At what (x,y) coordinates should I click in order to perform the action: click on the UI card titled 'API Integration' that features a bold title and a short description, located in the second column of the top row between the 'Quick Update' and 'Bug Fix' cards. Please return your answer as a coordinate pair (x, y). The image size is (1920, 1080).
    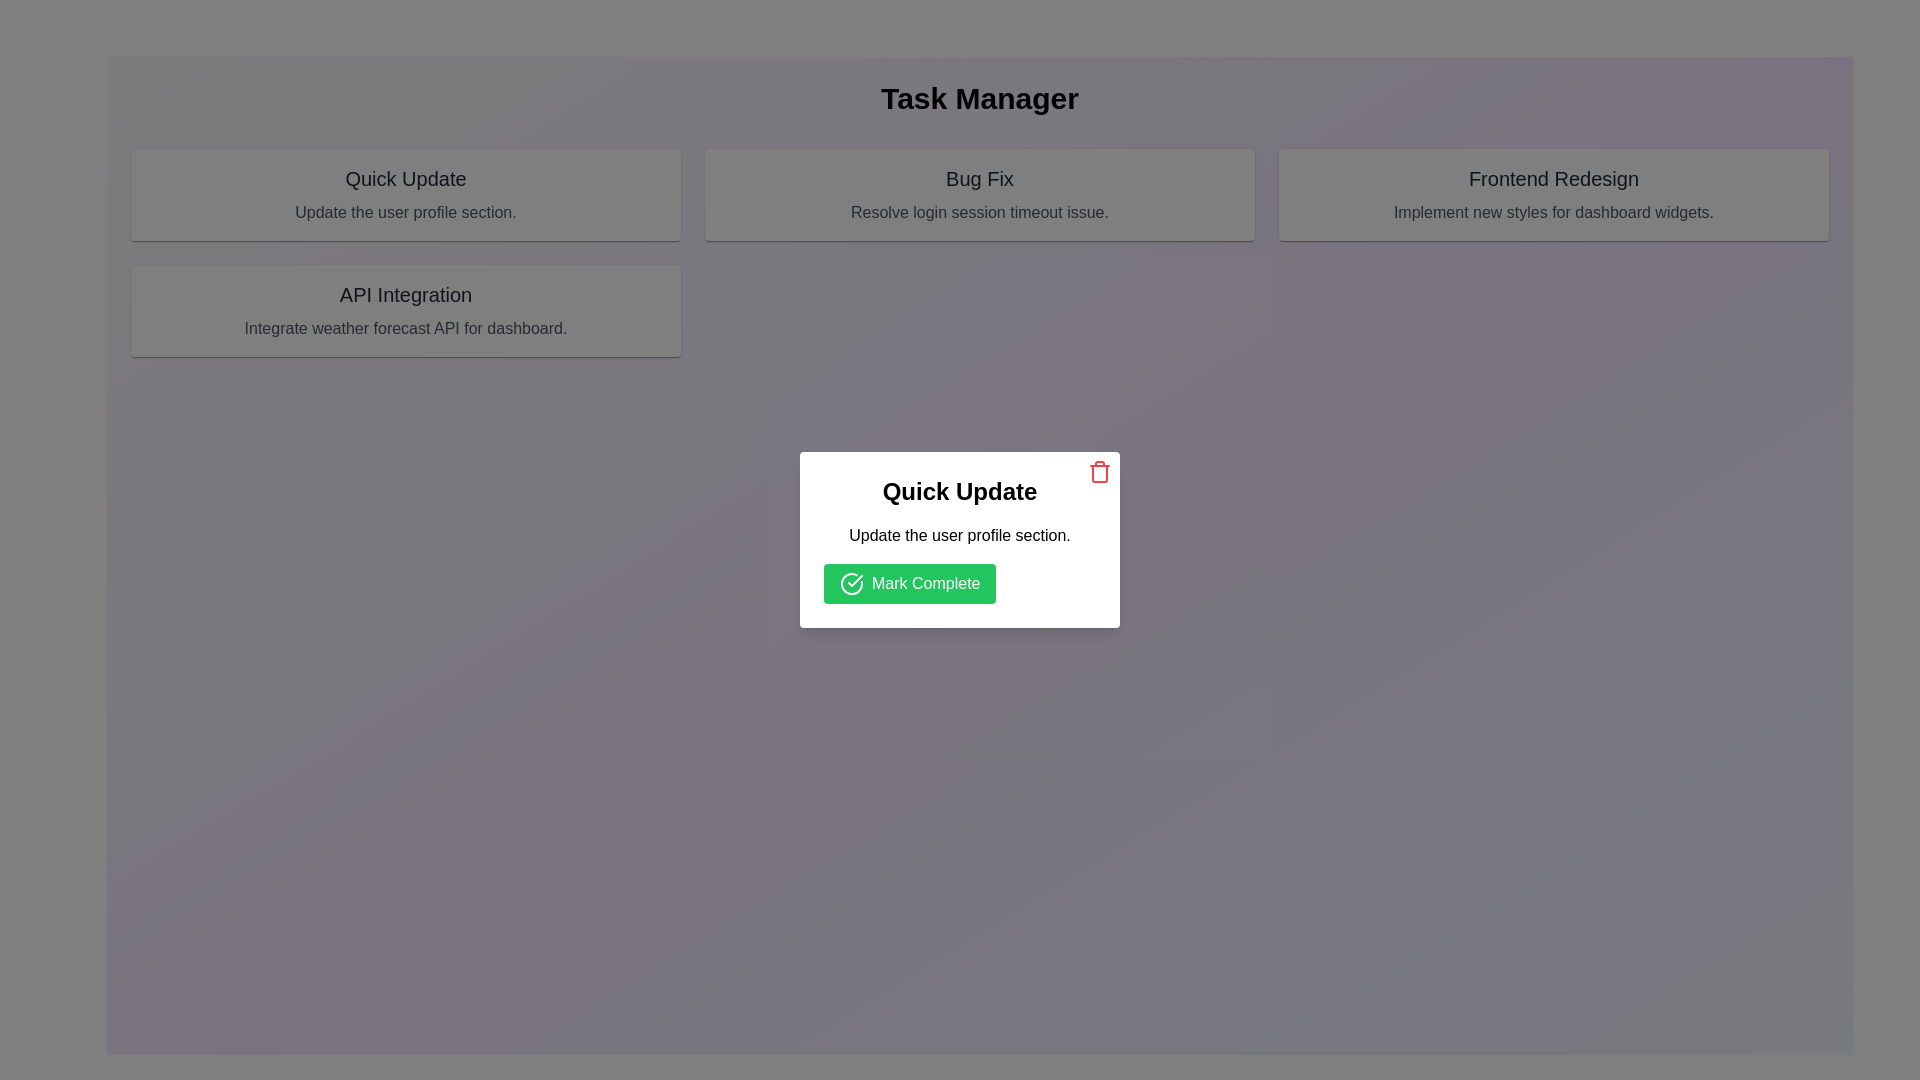
    Looking at the image, I should click on (405, 311).